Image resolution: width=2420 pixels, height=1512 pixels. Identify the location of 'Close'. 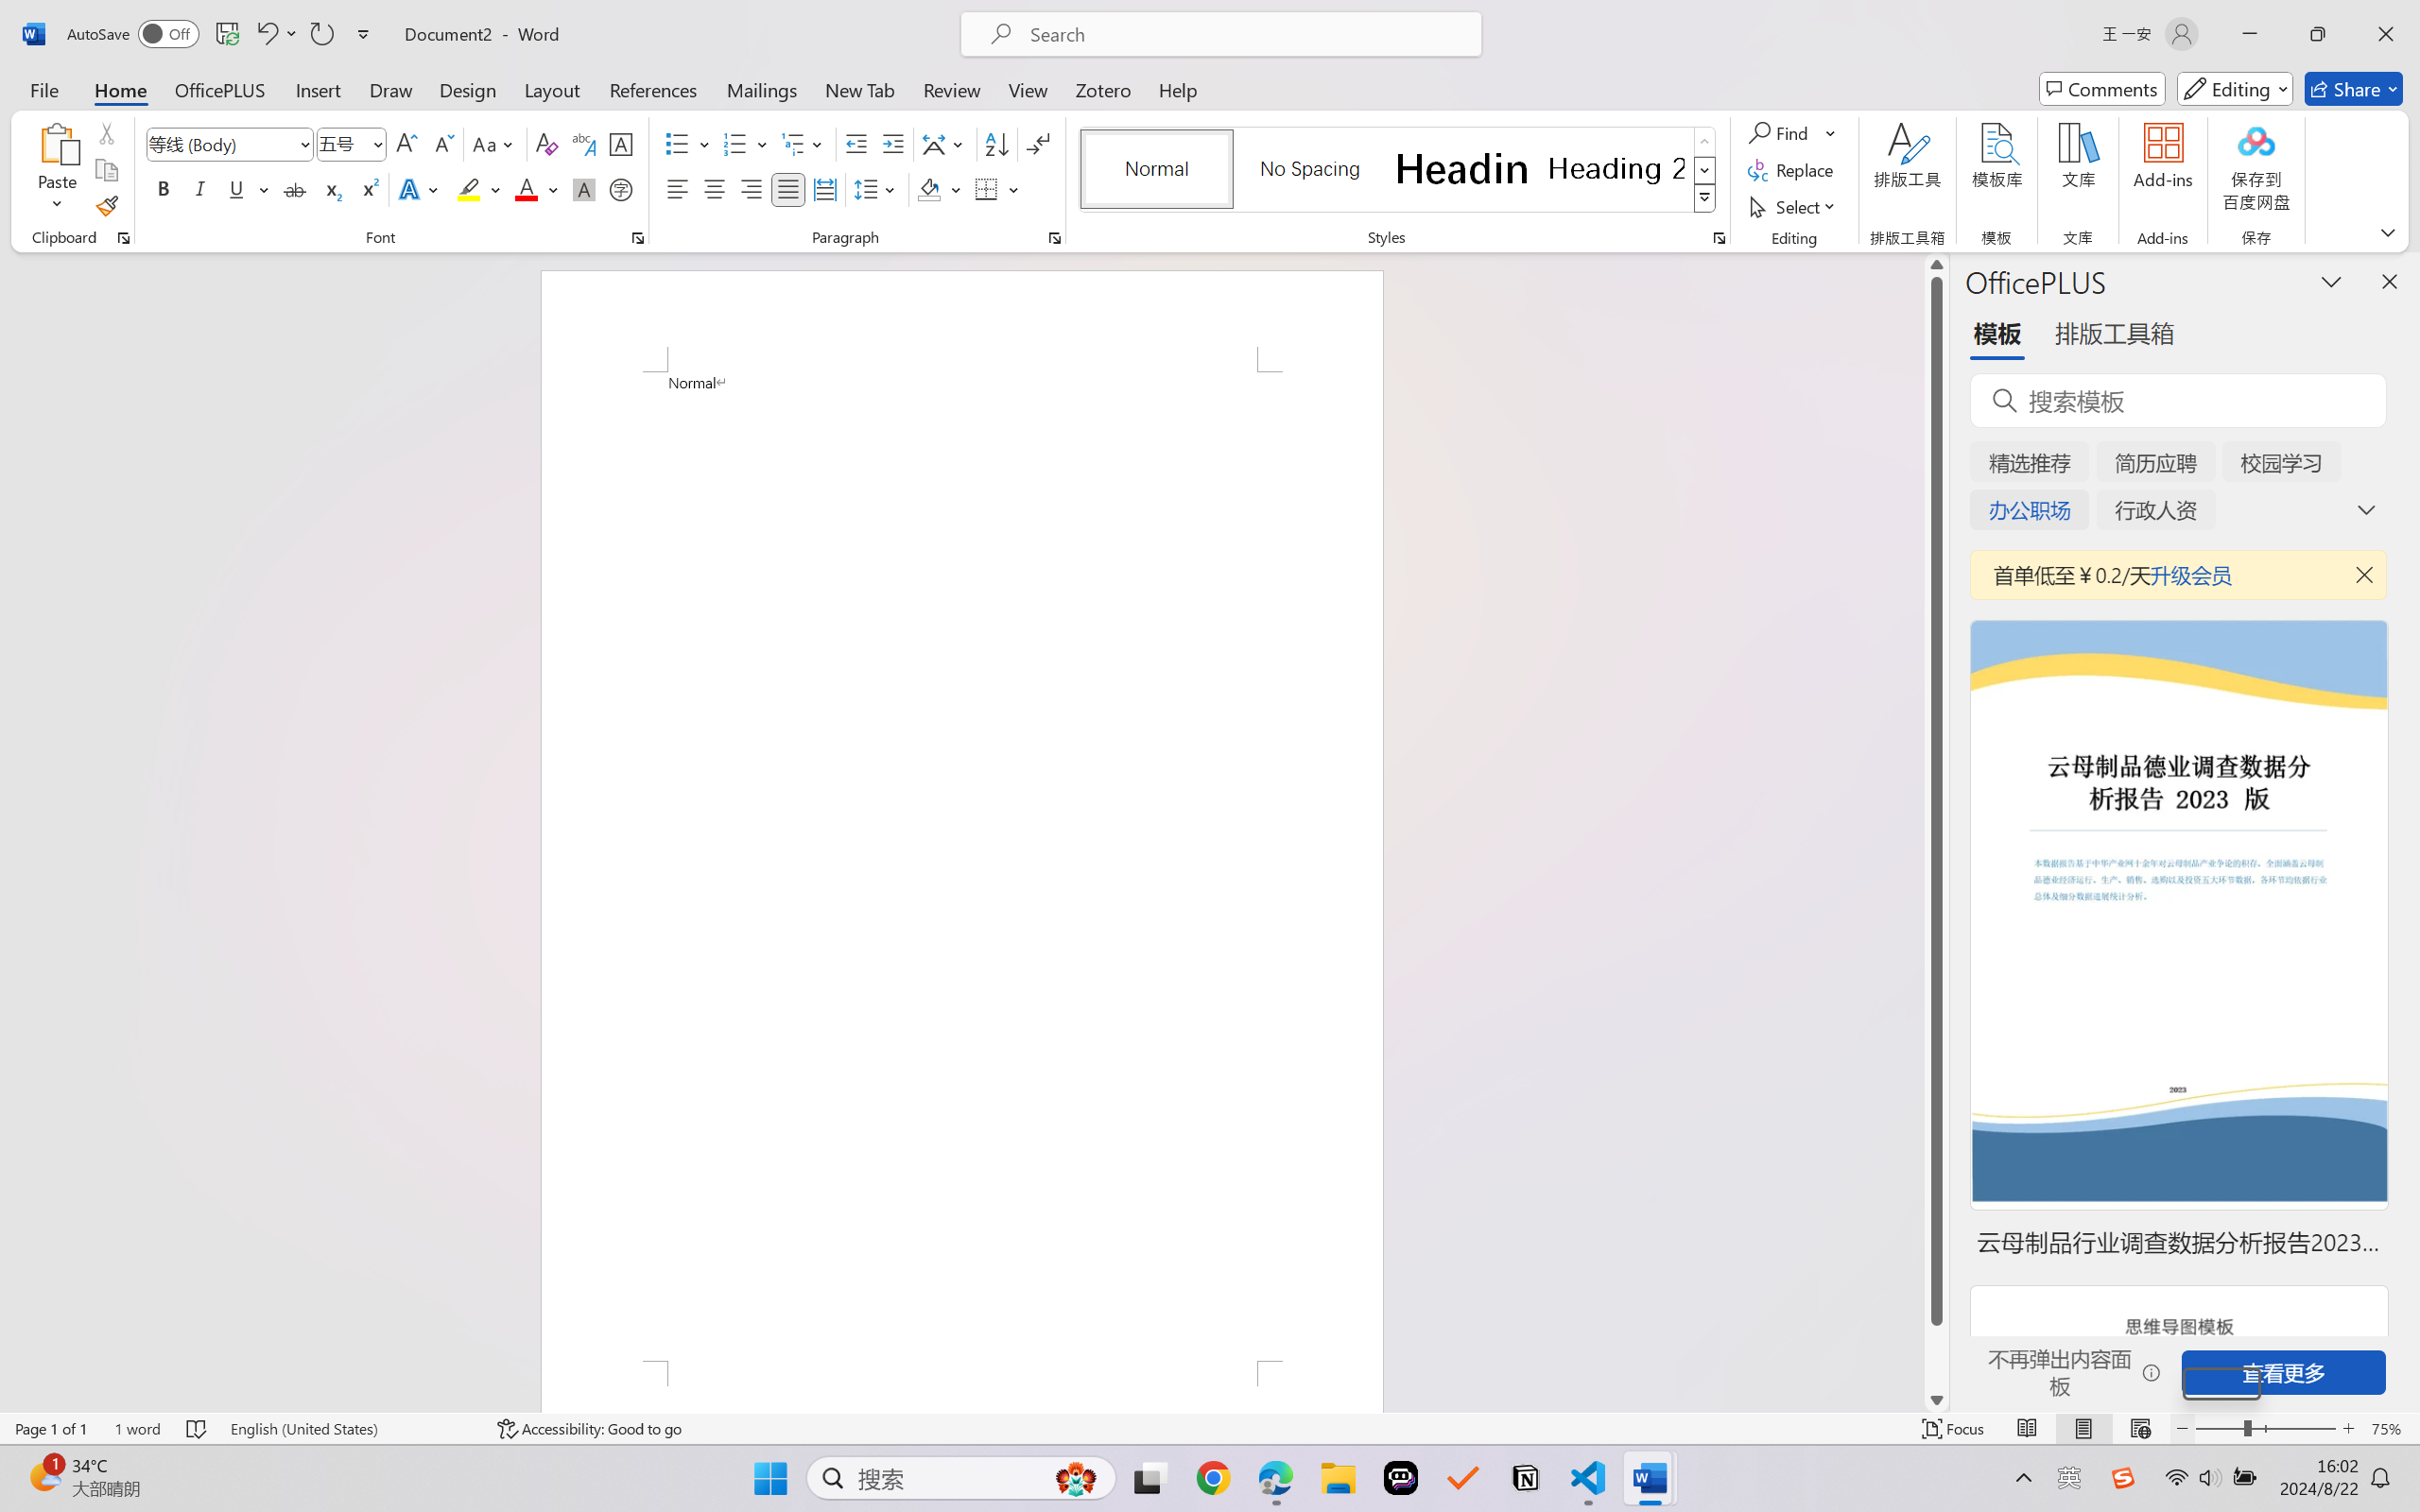
(2385, 33).